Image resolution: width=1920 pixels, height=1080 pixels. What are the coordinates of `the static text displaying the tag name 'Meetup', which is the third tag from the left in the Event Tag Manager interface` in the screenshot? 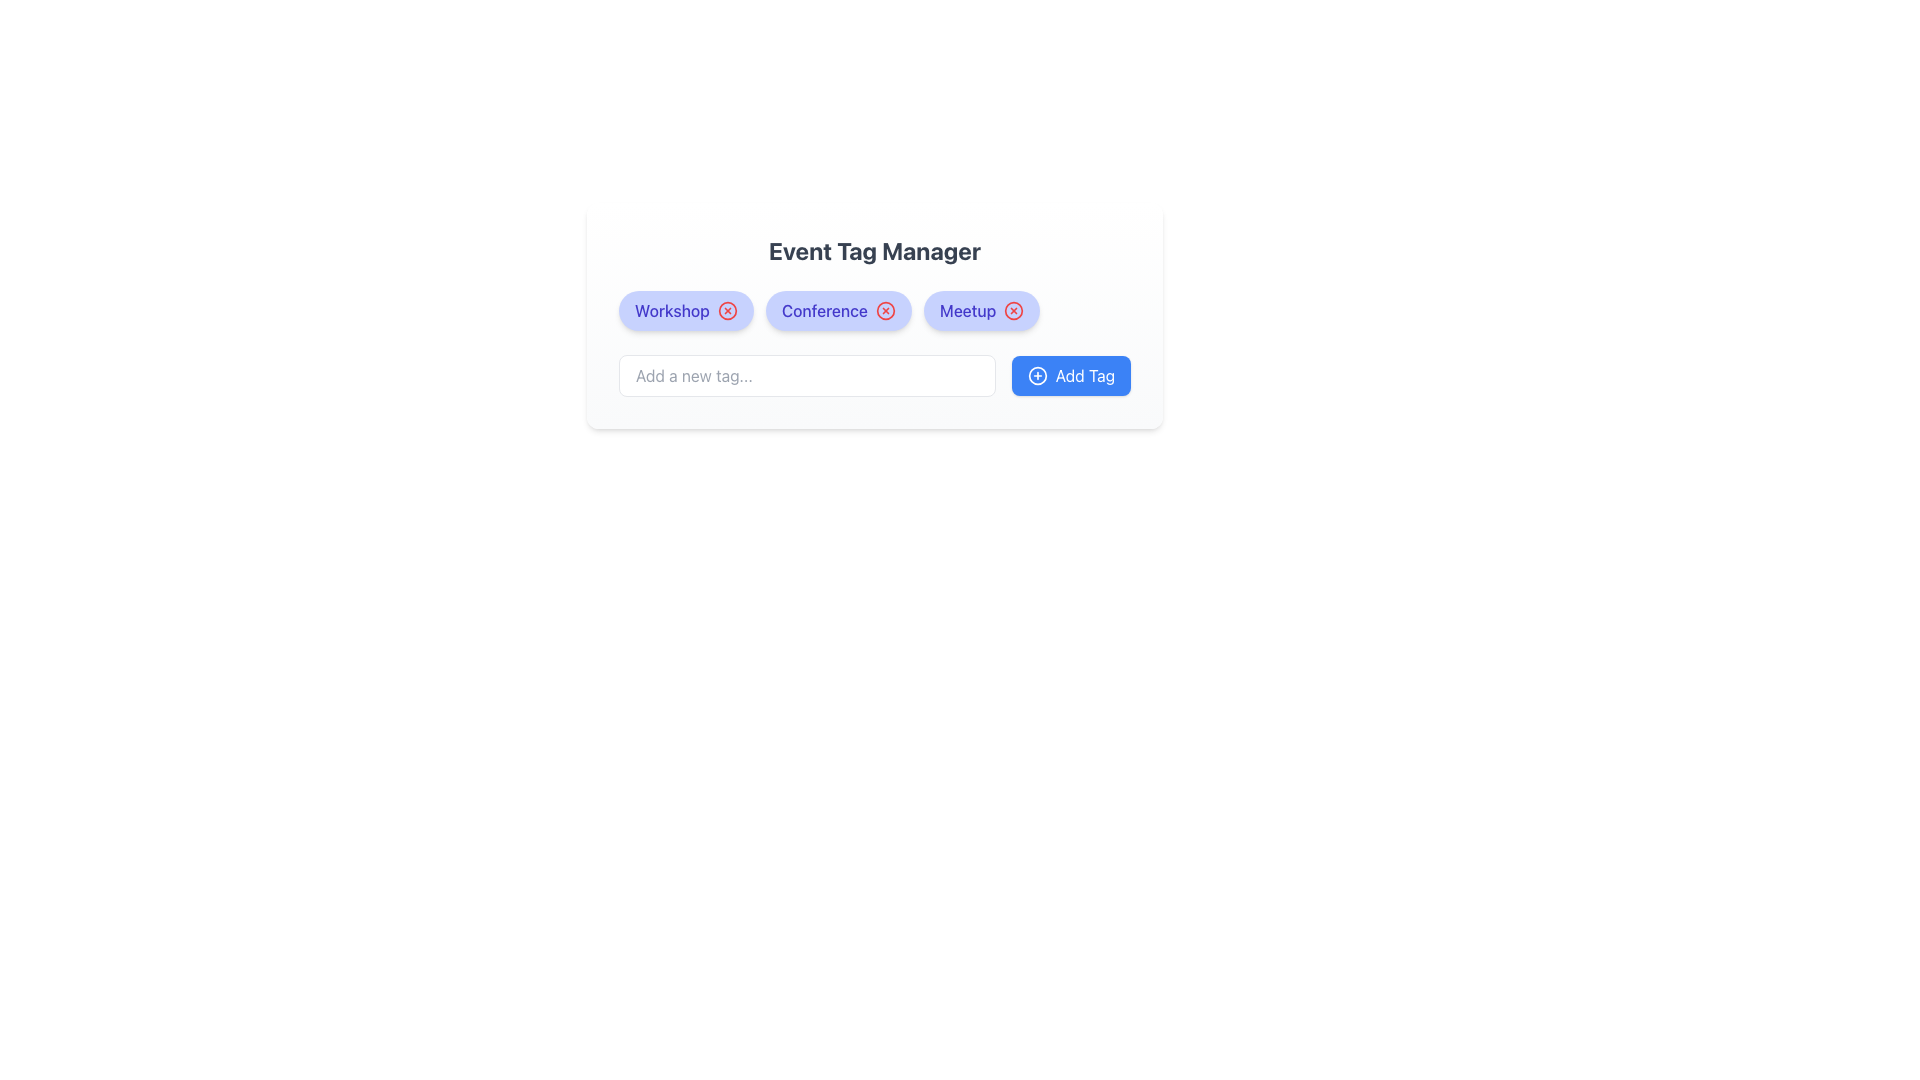 It's located at (968, 311).